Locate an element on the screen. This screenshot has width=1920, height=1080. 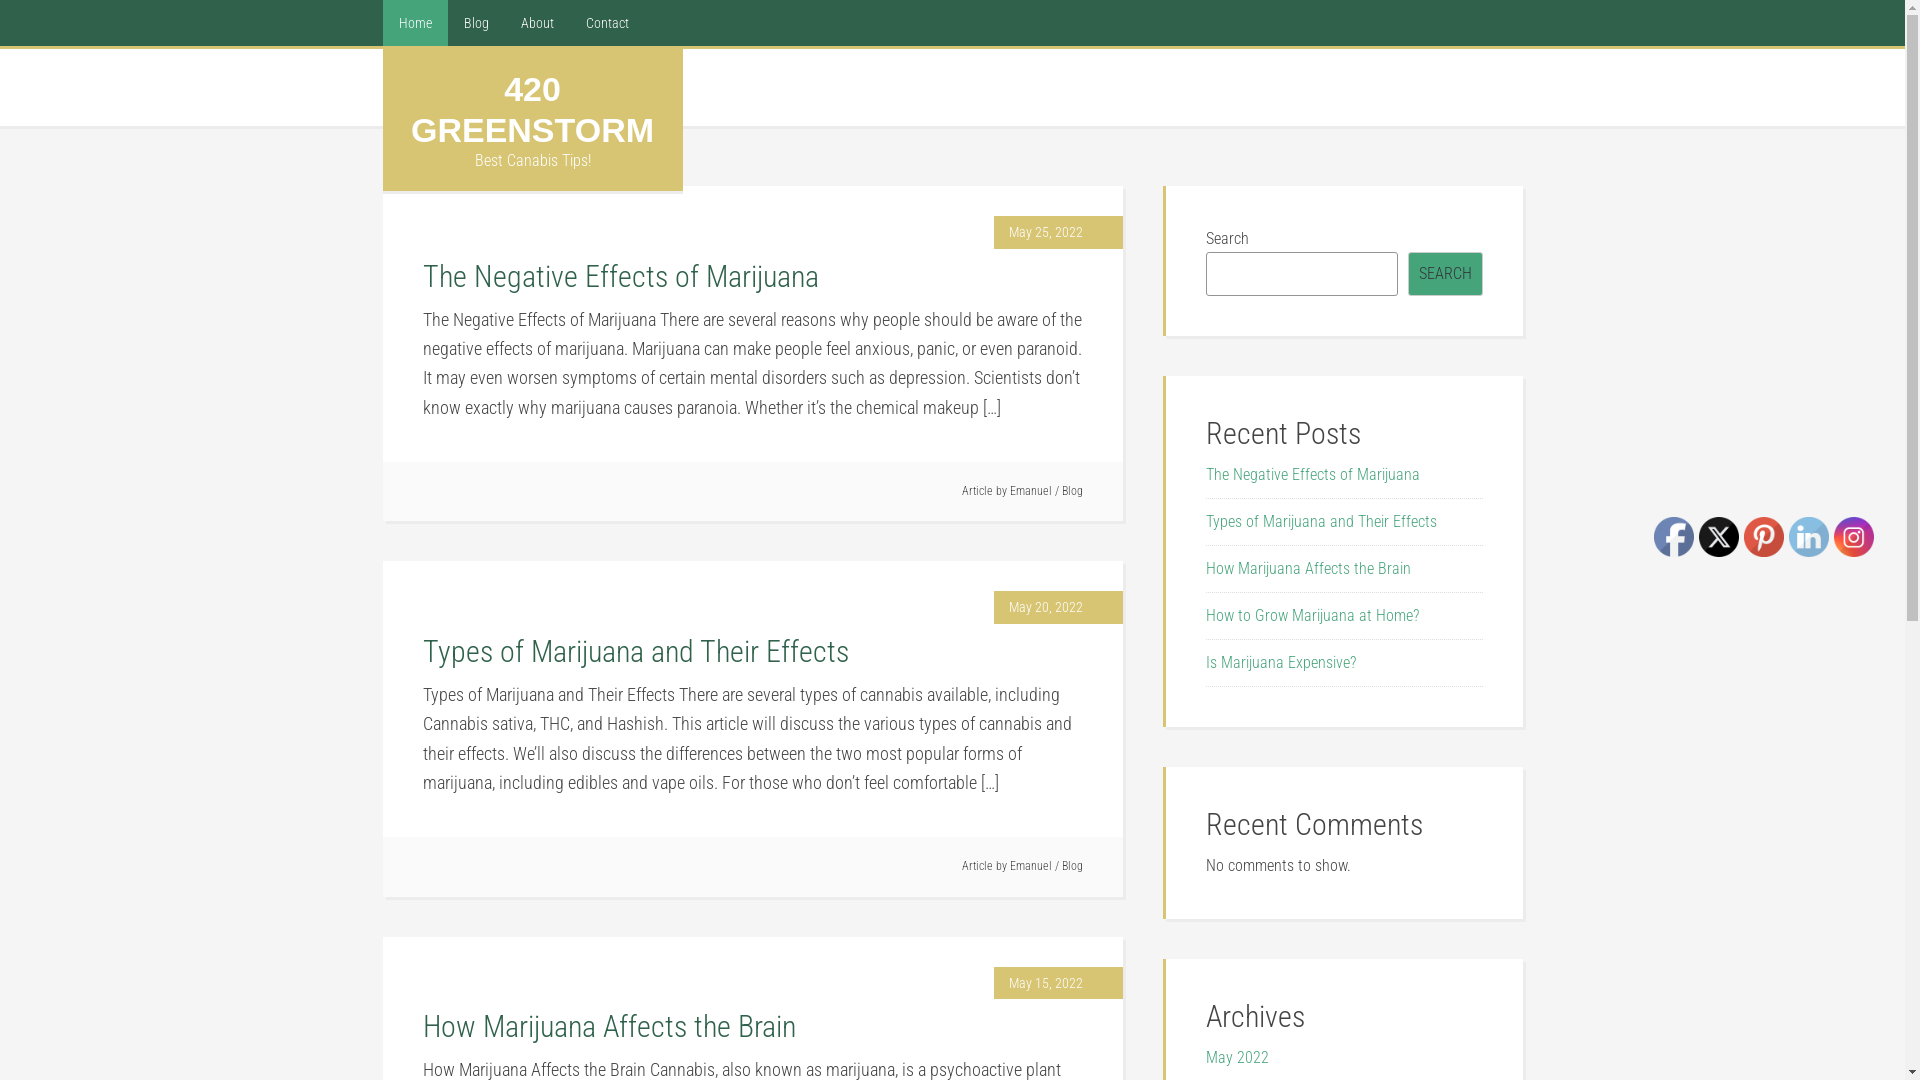
'Pinterest' is located at coordinates (1742, 535).